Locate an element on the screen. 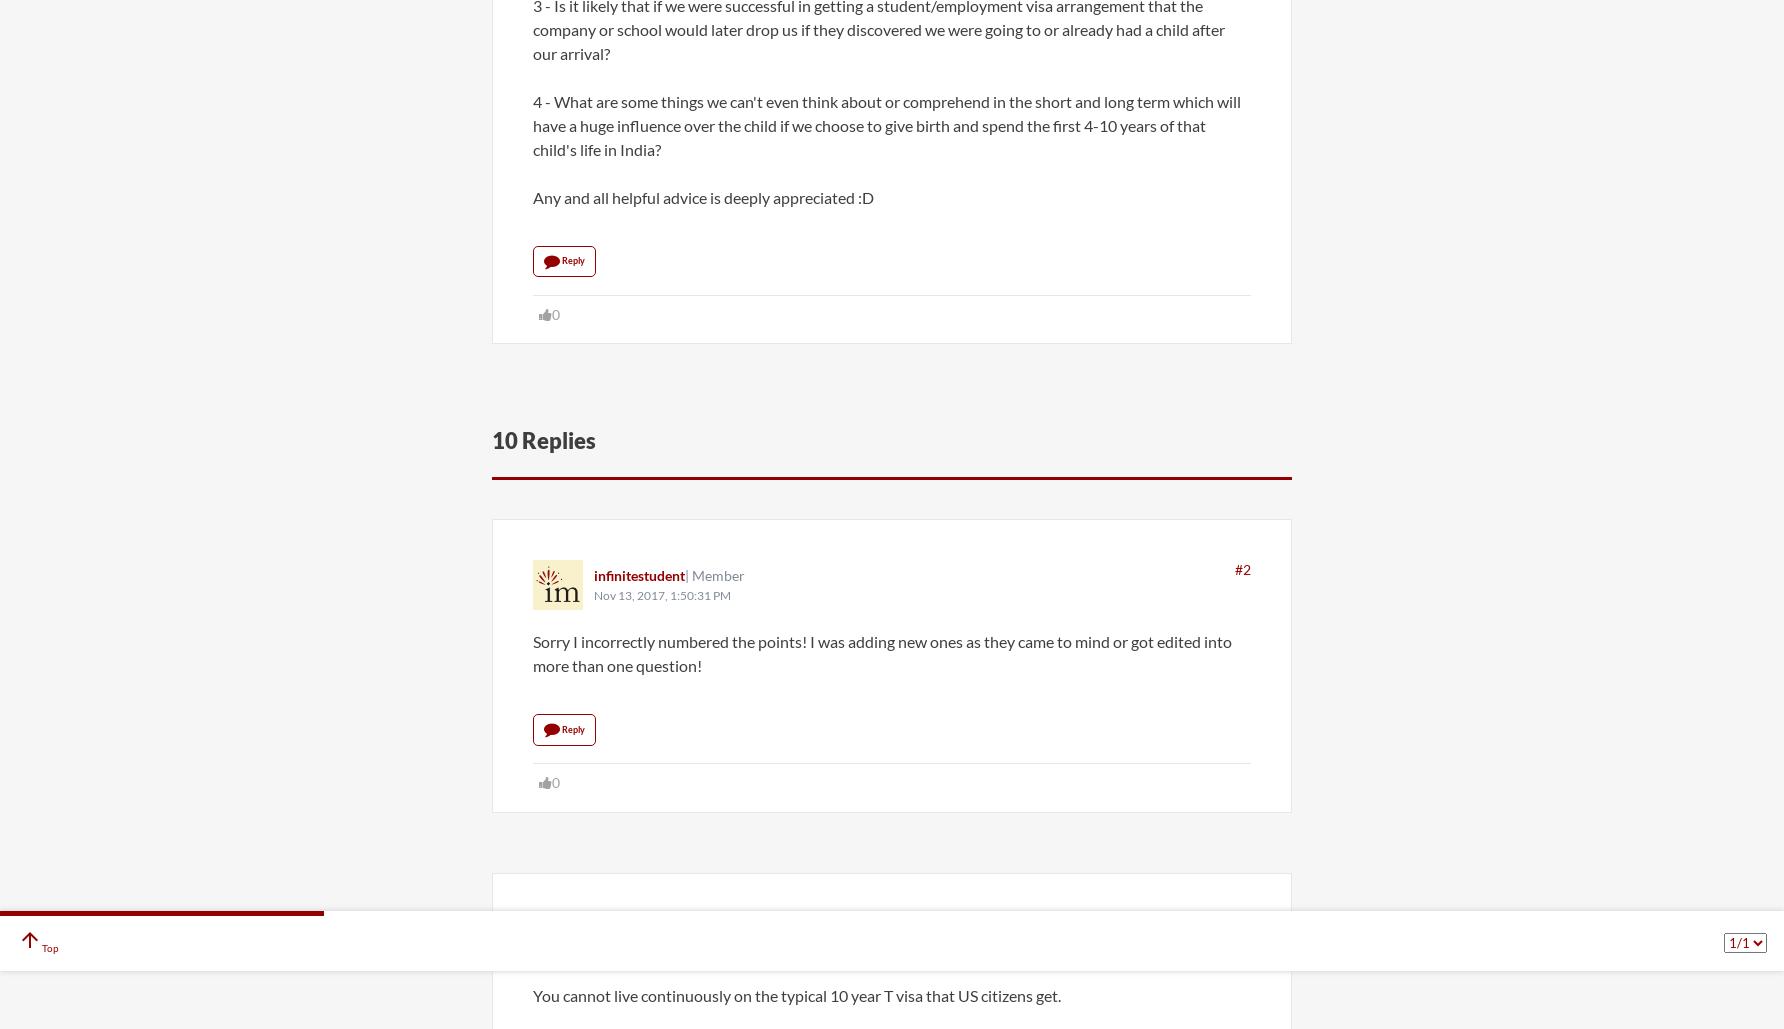 This screenshot has width=1784, height=1029. 'Any and all helpful advice is deeply appreciated :D' is located at coordinates (703, 196).